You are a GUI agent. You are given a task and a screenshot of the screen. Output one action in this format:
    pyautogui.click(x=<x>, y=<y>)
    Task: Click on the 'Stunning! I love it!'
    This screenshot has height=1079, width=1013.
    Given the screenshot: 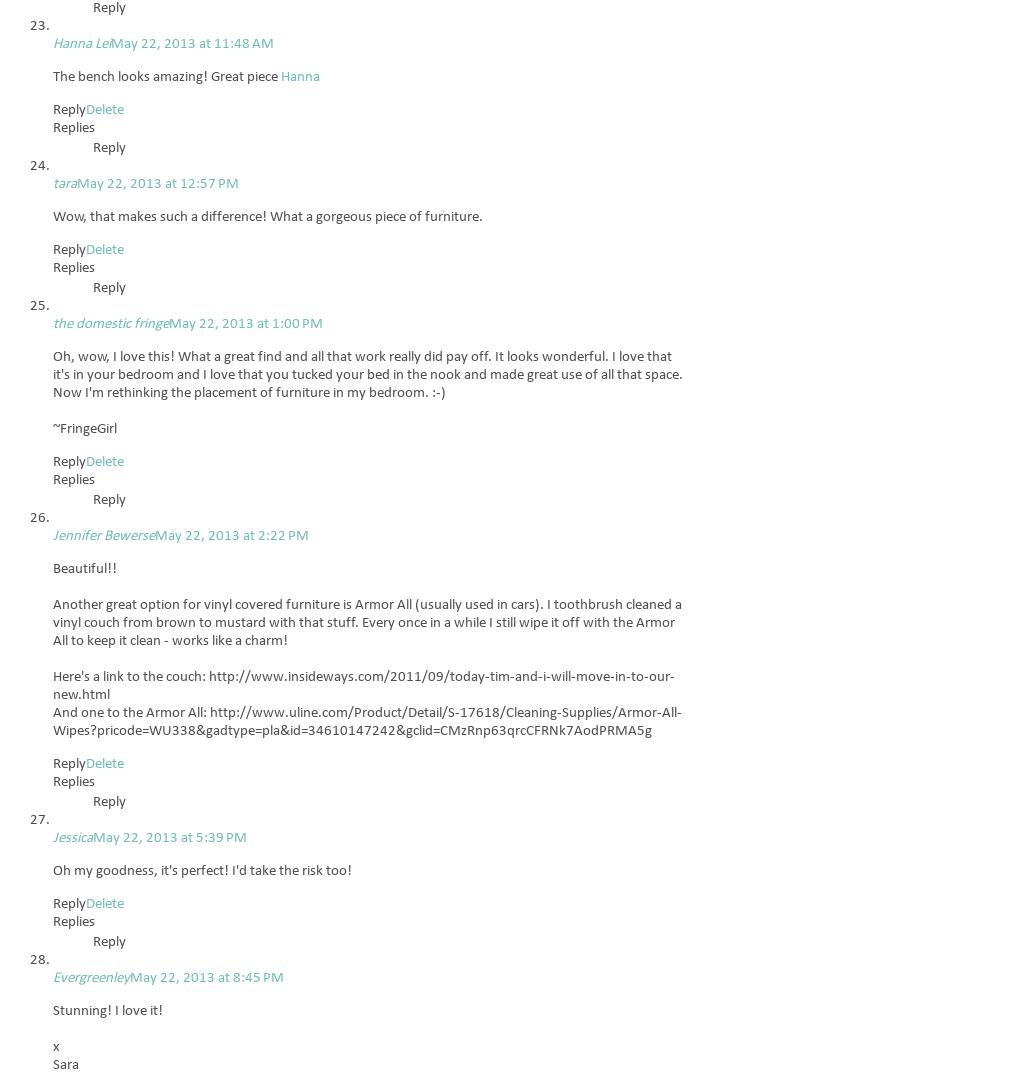 What is the action you would take?
    pyautogui.click(x=51, y=1011)
    